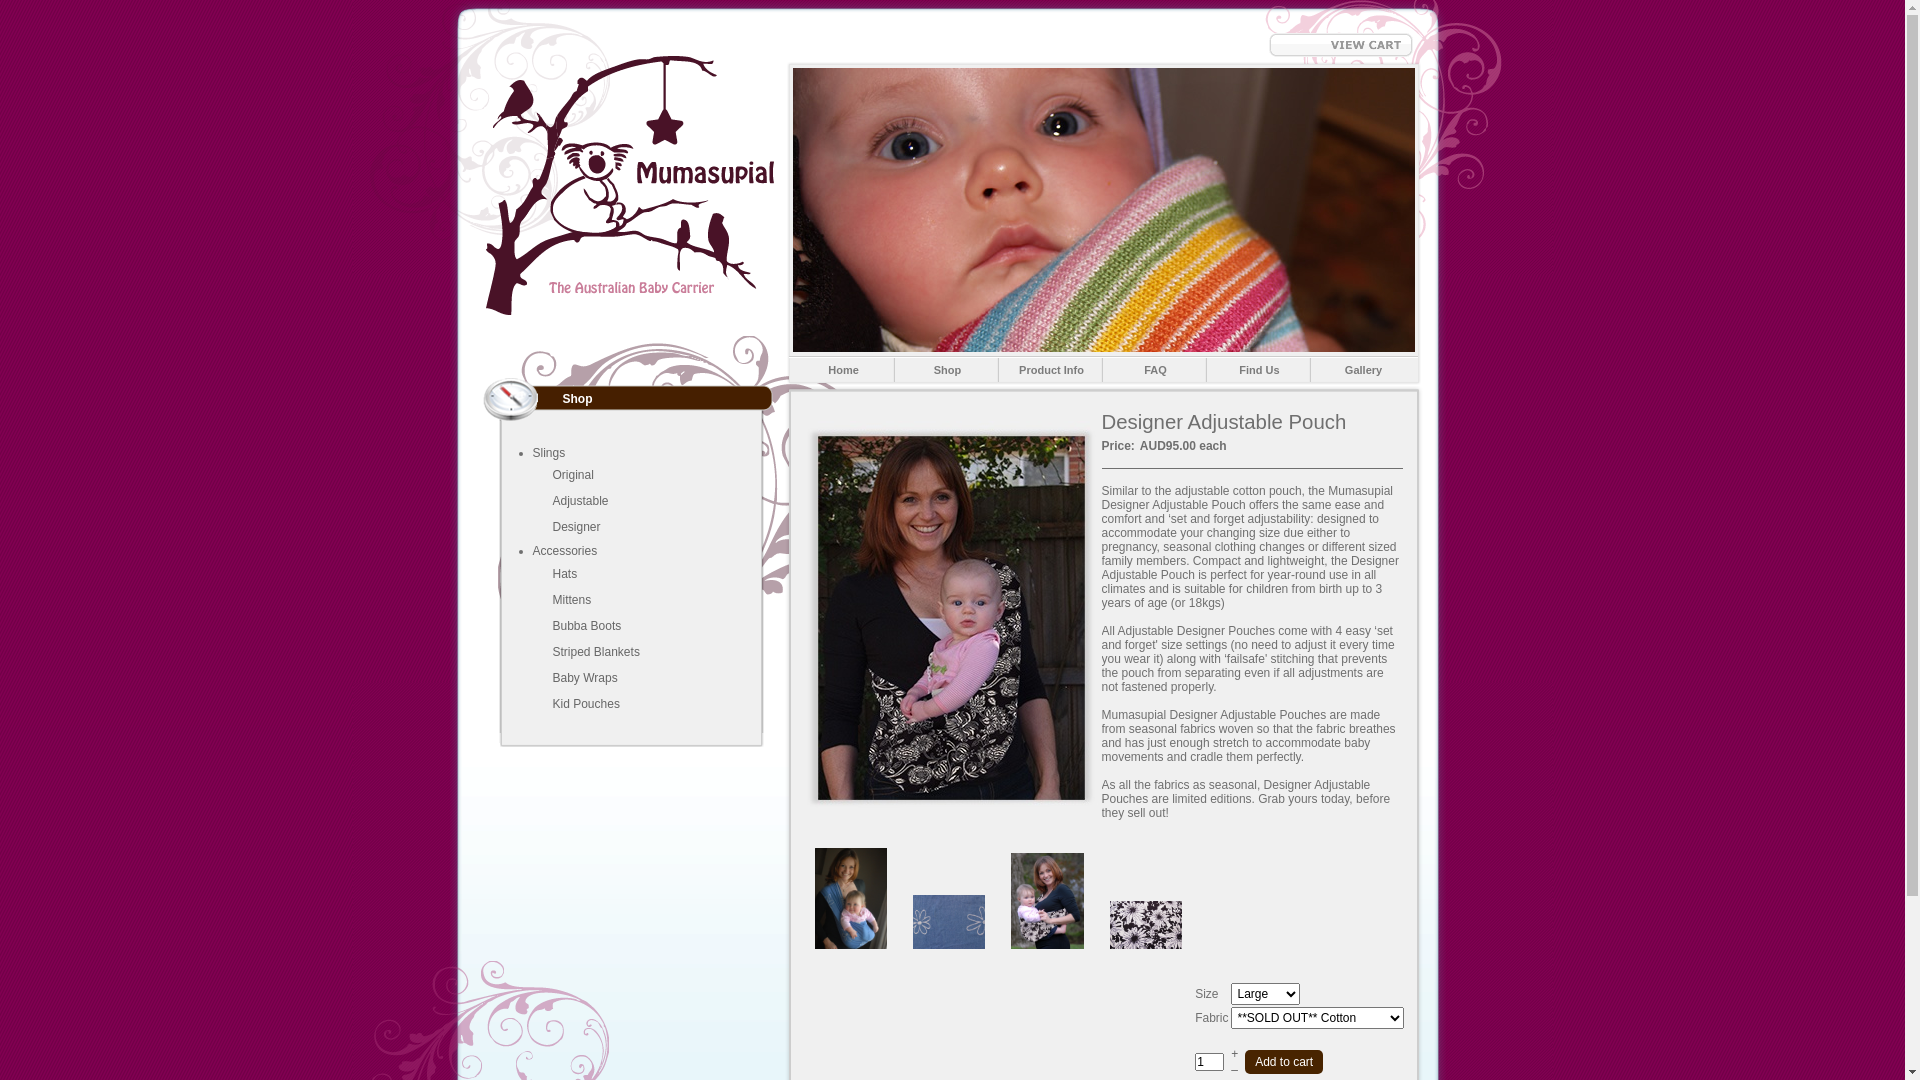 This screenshot has width=1920, height=1080. I want to click on 'View Cart', so click(1339, 52).